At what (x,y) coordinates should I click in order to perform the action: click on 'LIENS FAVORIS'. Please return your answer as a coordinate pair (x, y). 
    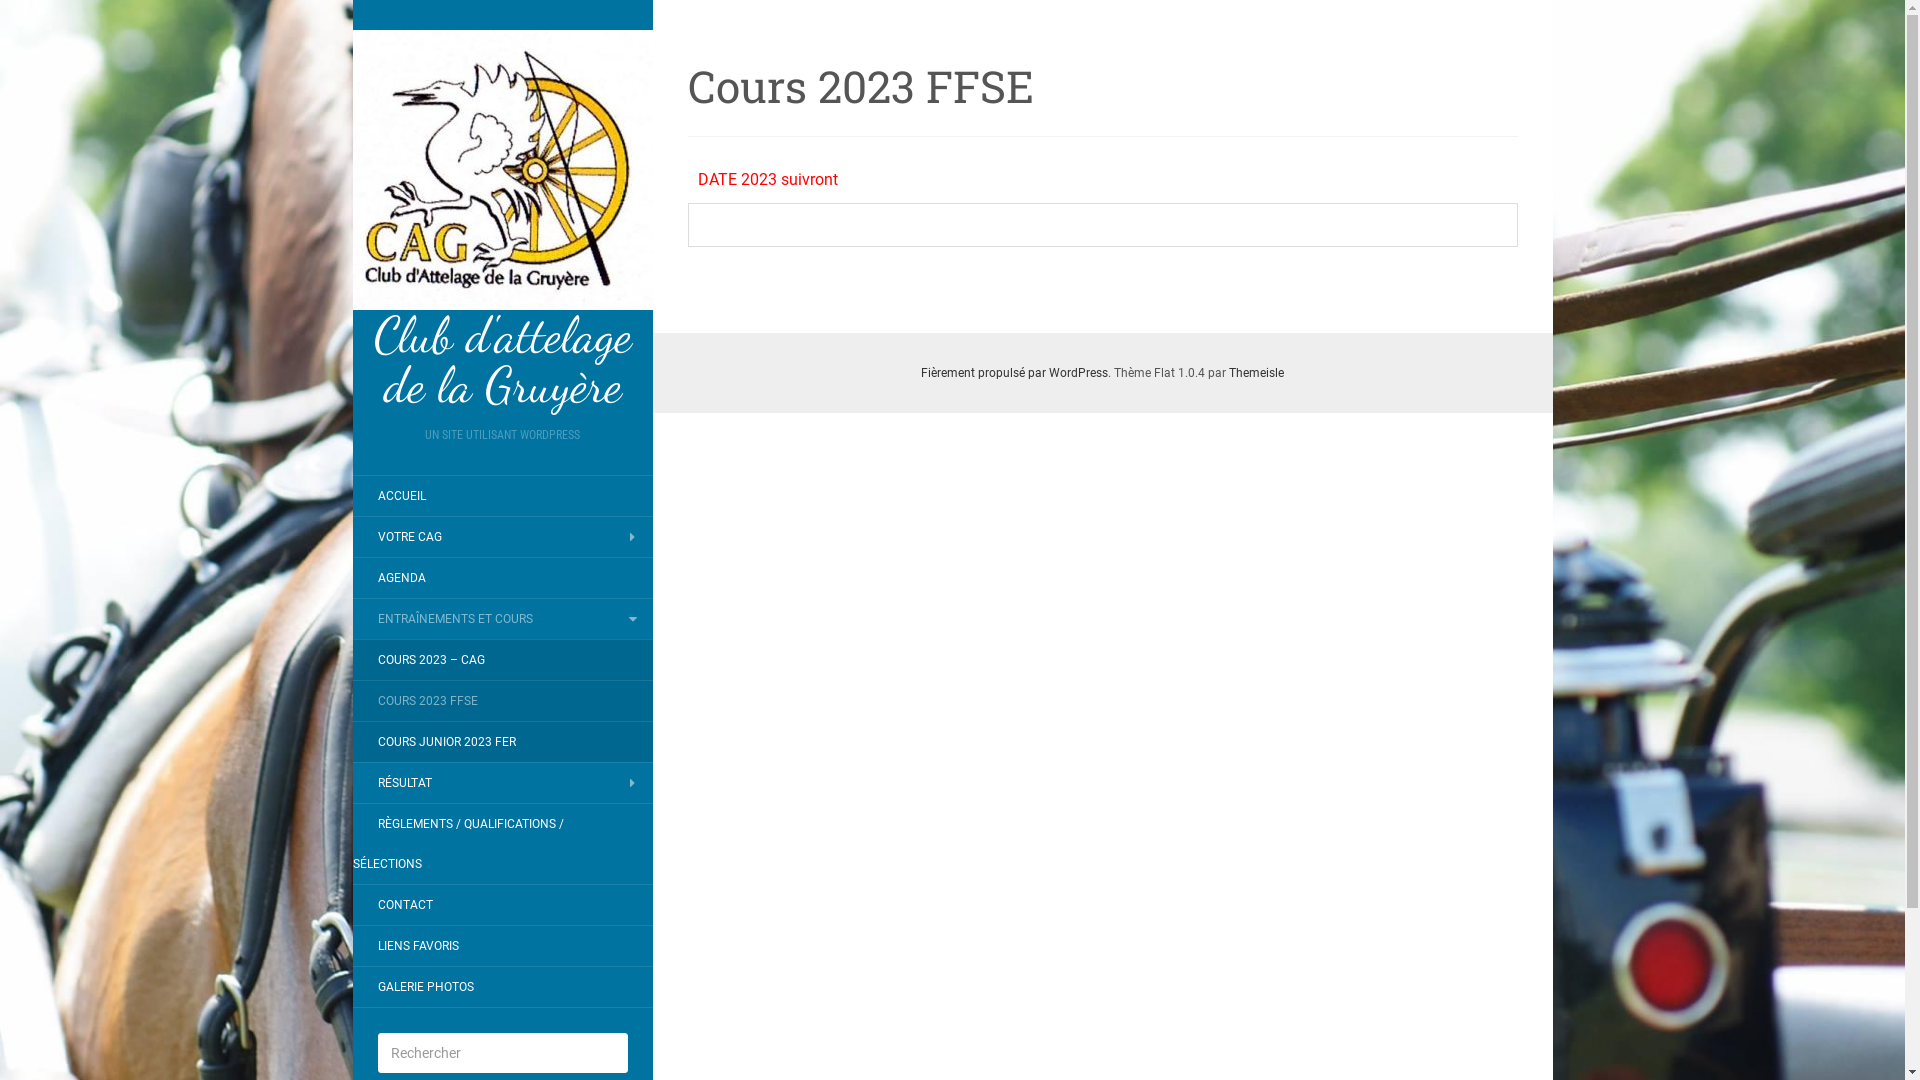
    Looking at the image, I should click on (416, 945).